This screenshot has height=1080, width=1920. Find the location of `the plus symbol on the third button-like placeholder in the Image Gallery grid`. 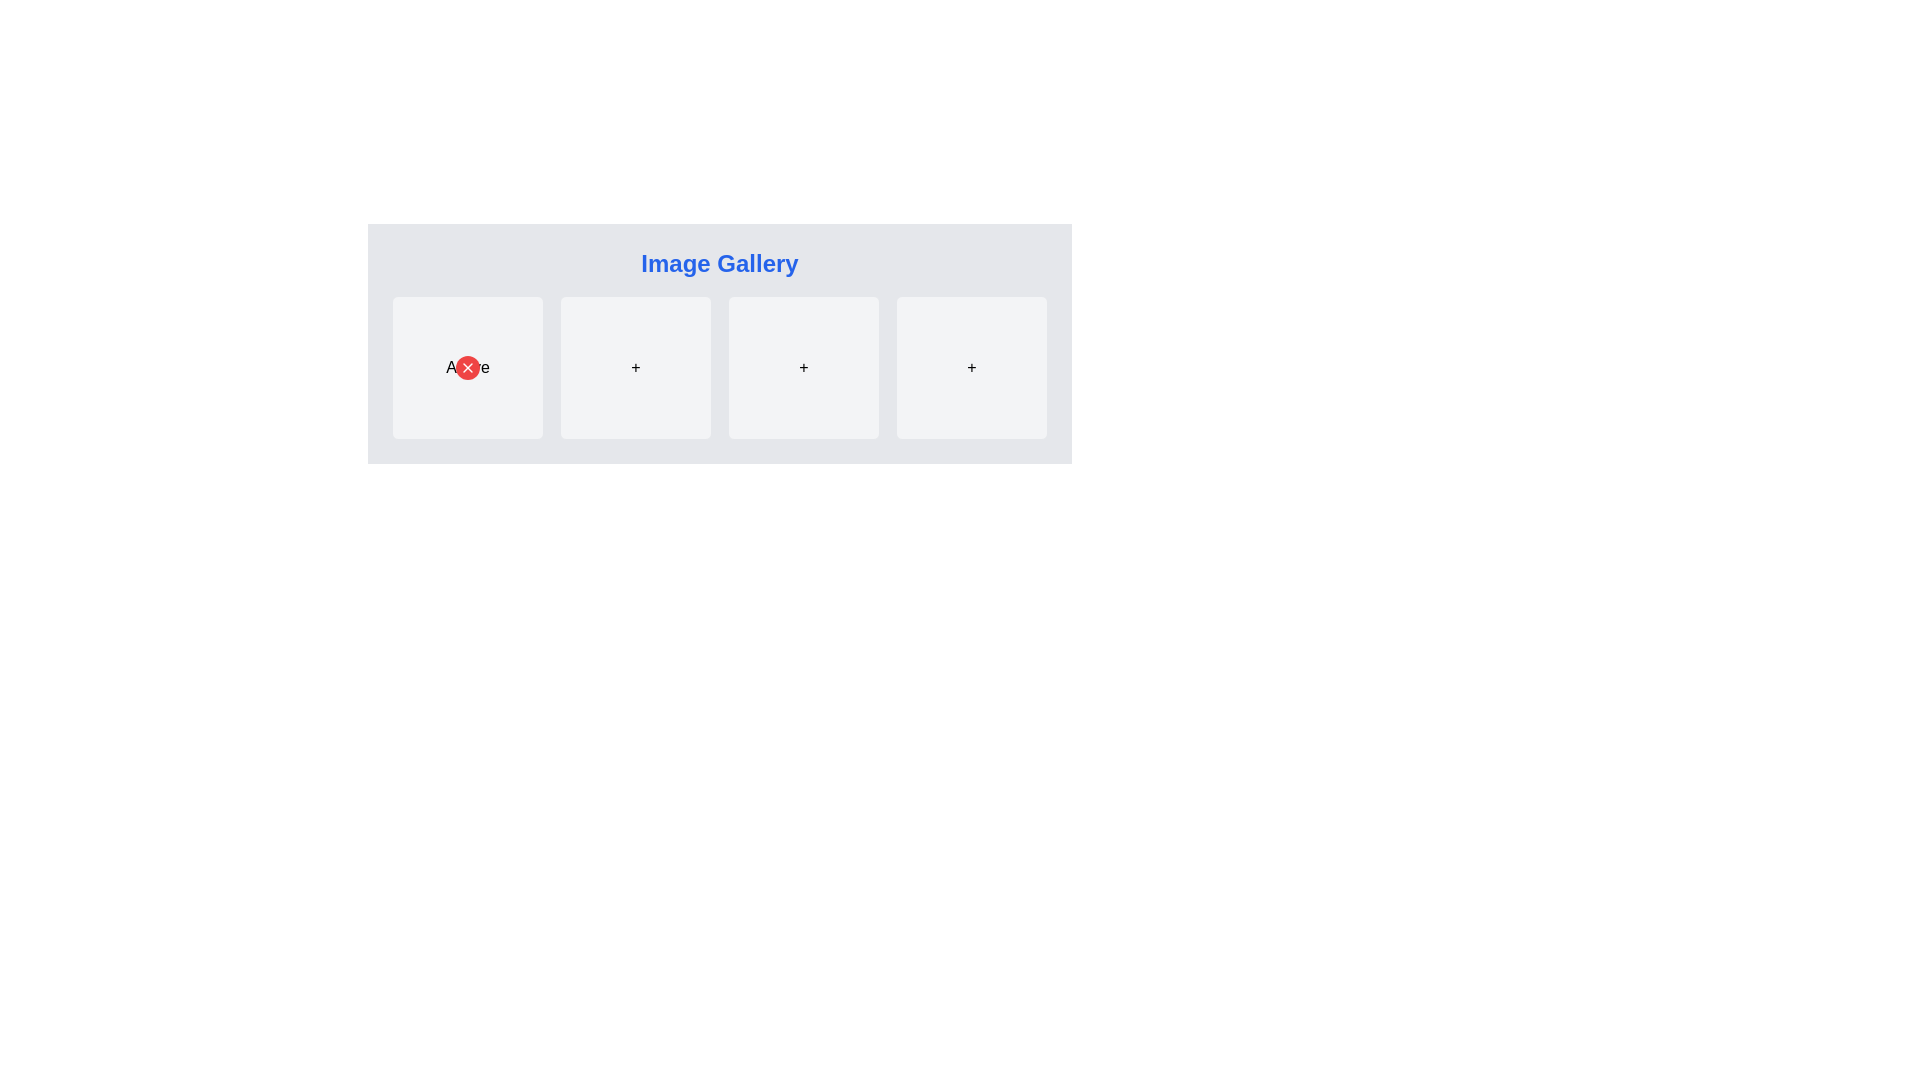

the plus symbol on the third button-like placeholder in the Image Gallery grid is located at coordinates (804, 367).